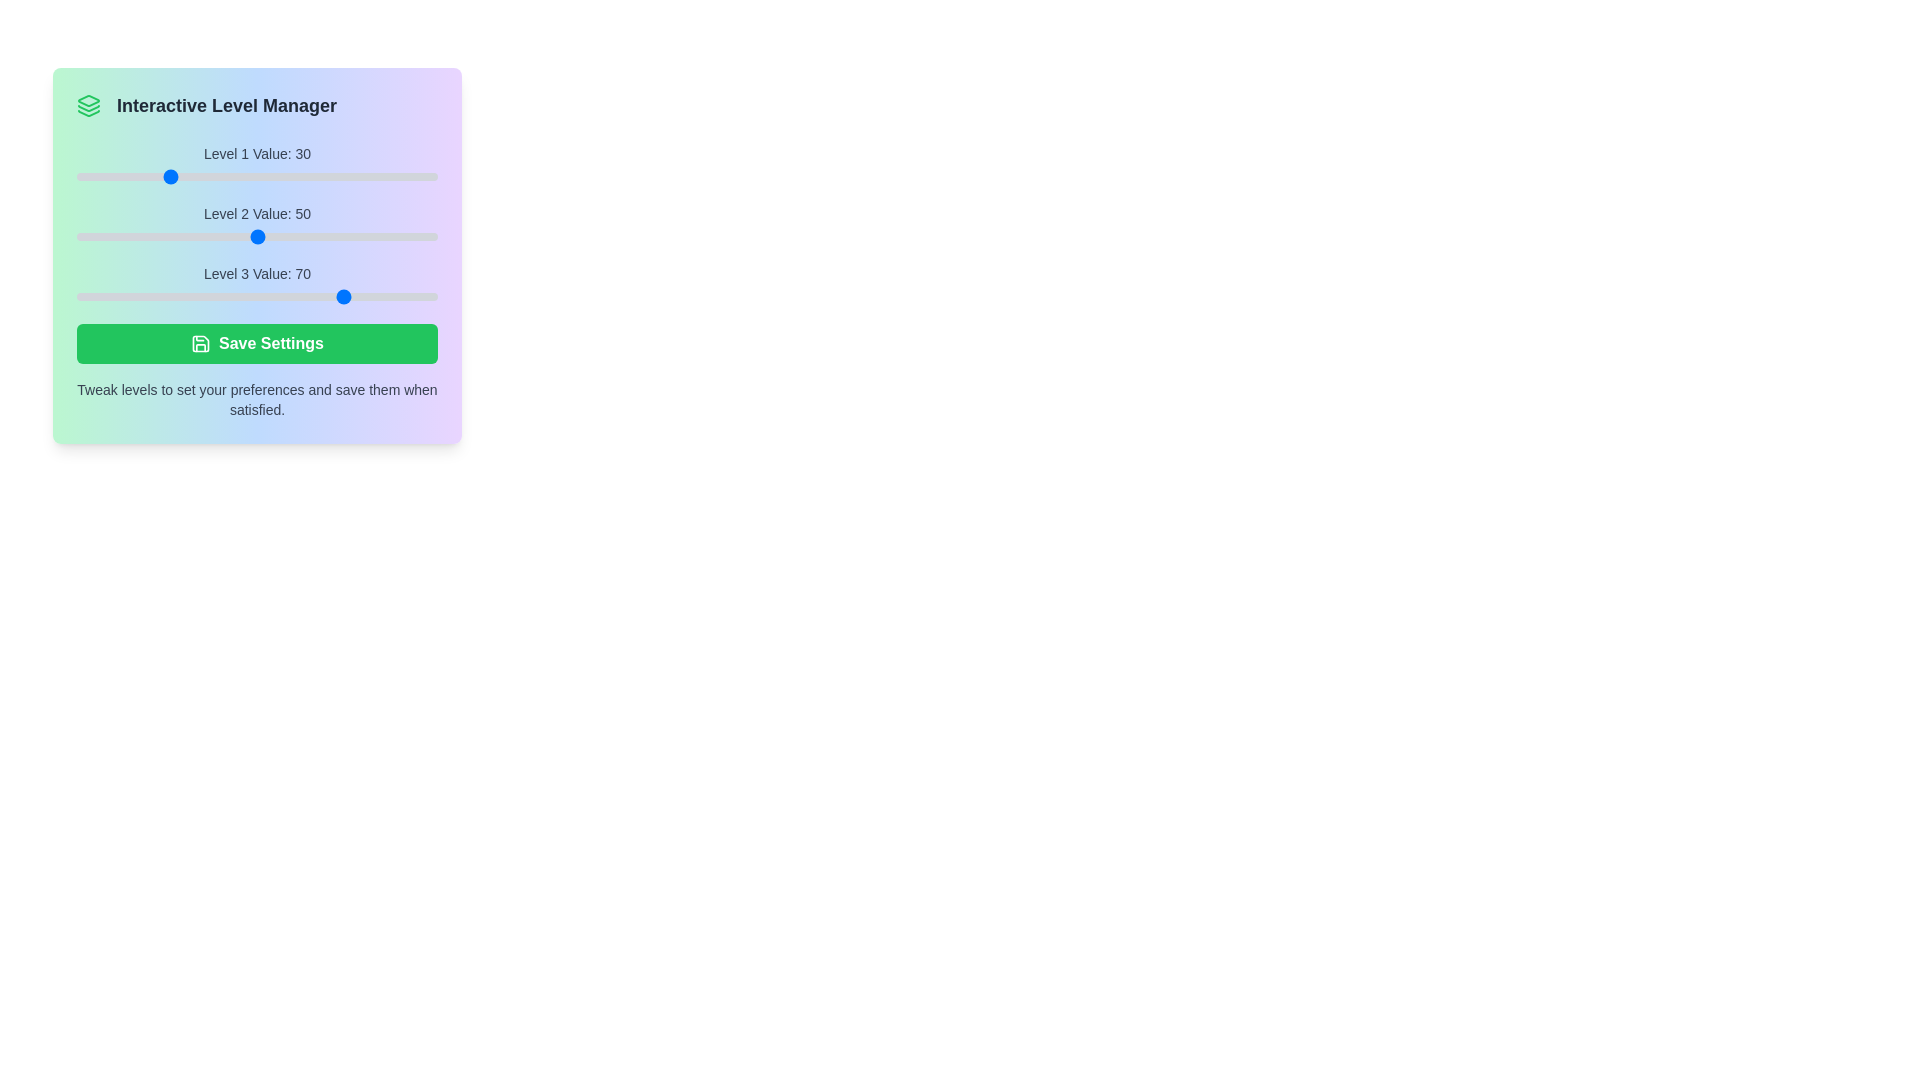 The height and width of the screenshot is (1080, 1920). Describe the element at coordinates (427, 297) in the screenshot. I see `the Level 3 value` at that location.